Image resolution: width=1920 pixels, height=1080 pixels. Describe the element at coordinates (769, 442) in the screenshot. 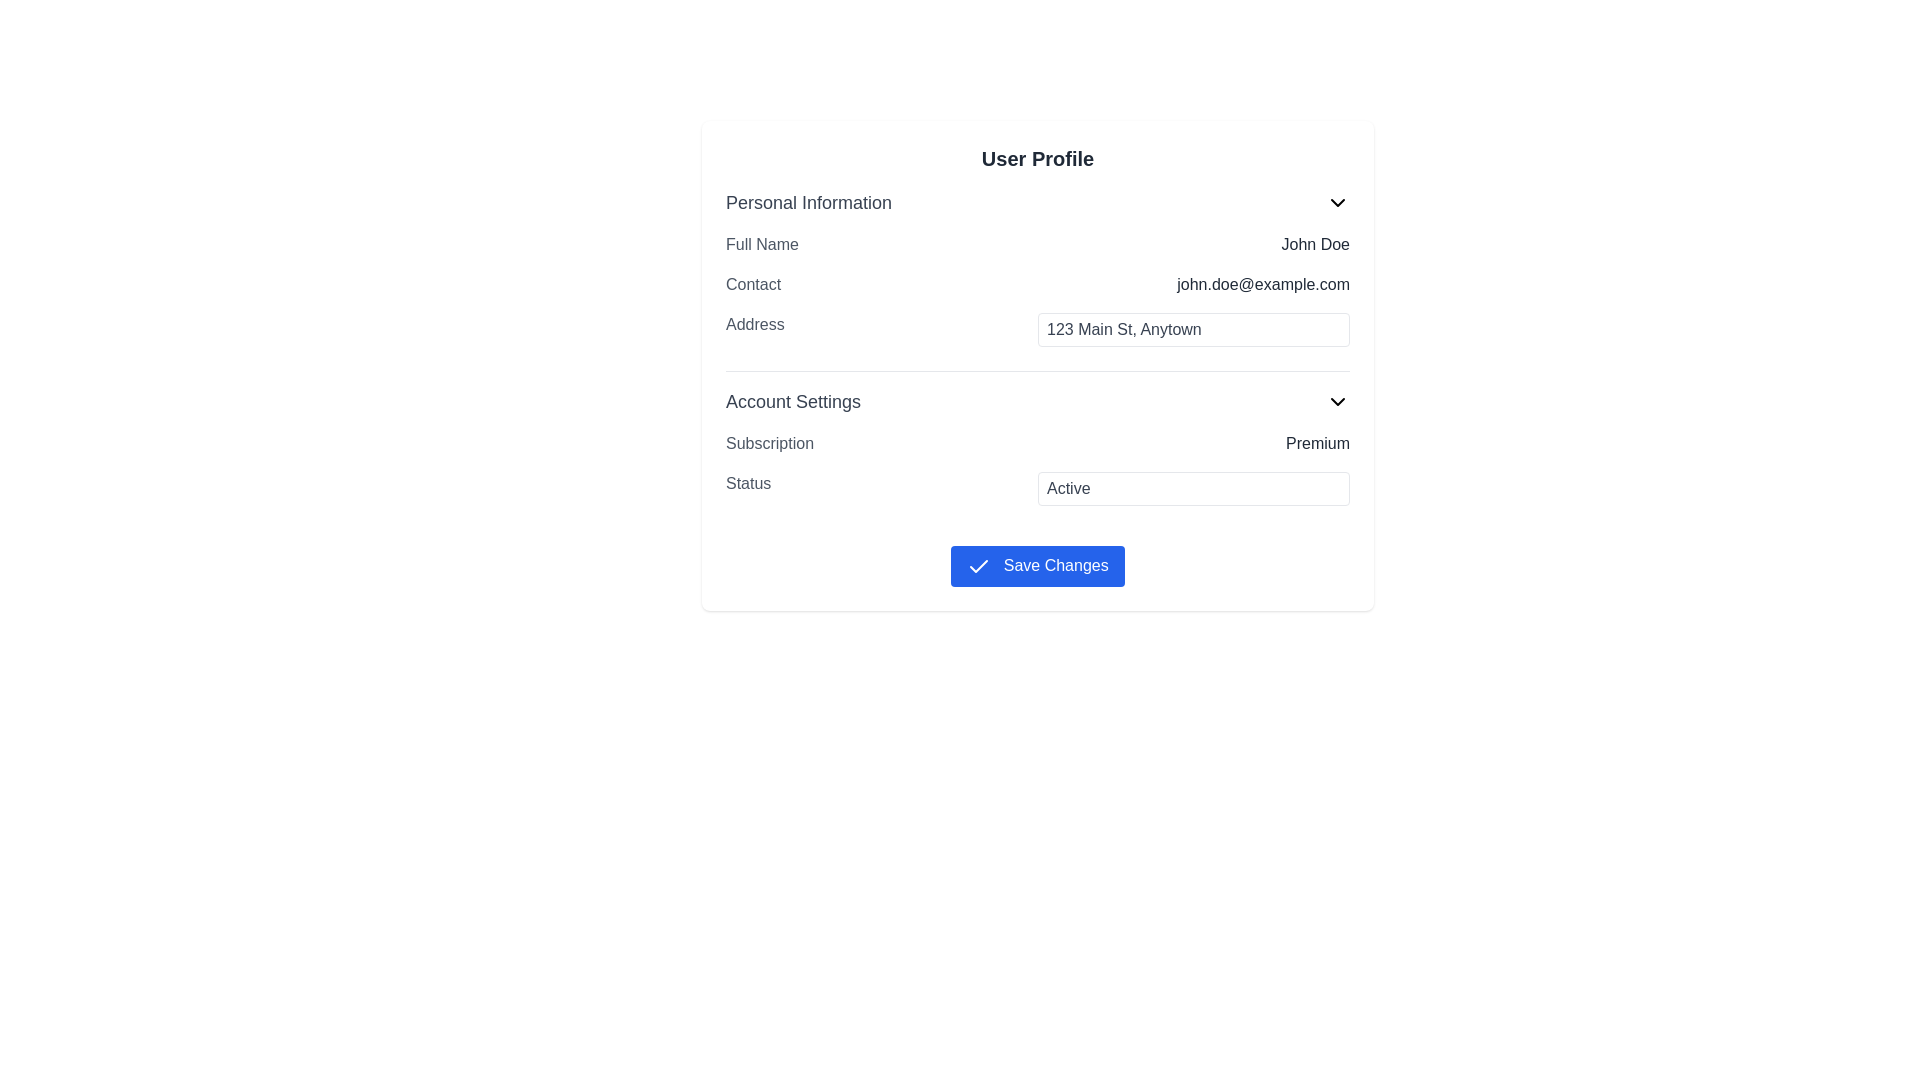

I see `the Text label indicating the subscription type located in the 'Account Settings' section, positioned left above the 'Status' row` at that location.